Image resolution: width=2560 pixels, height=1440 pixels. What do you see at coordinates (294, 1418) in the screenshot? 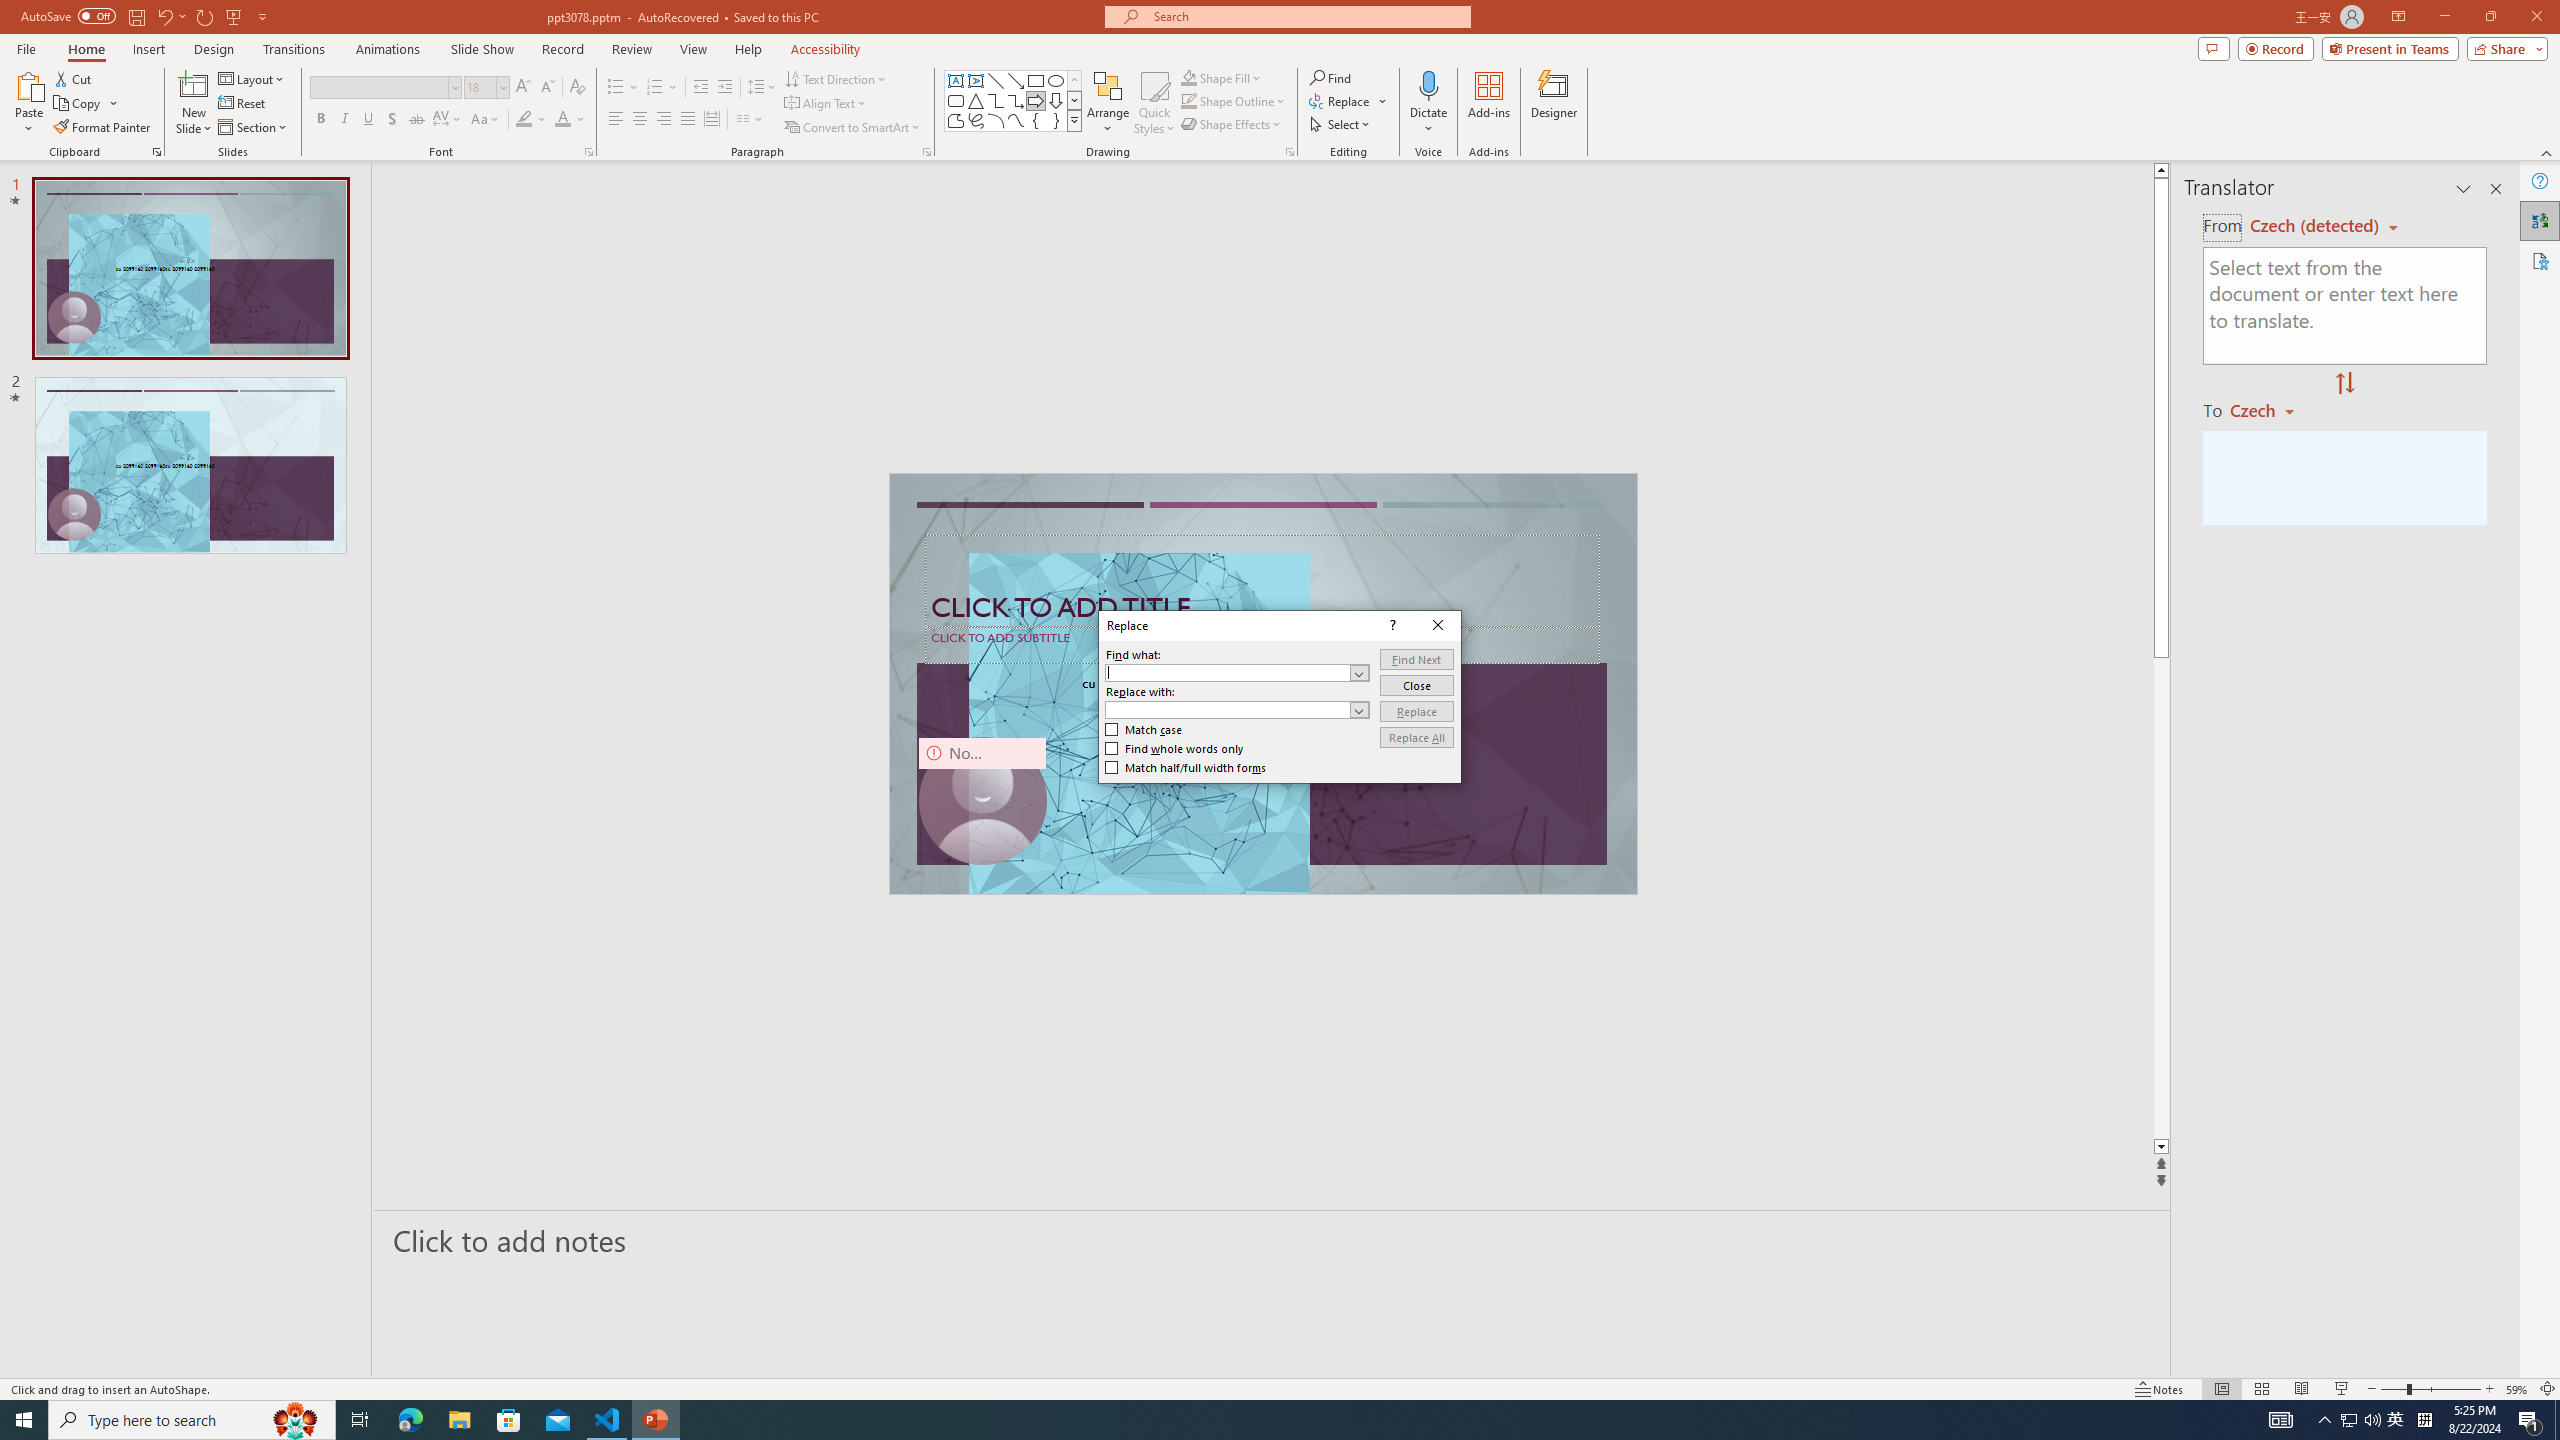
I see `'Search highlights icon opens search home window'` at bounding box center [294, 1418].